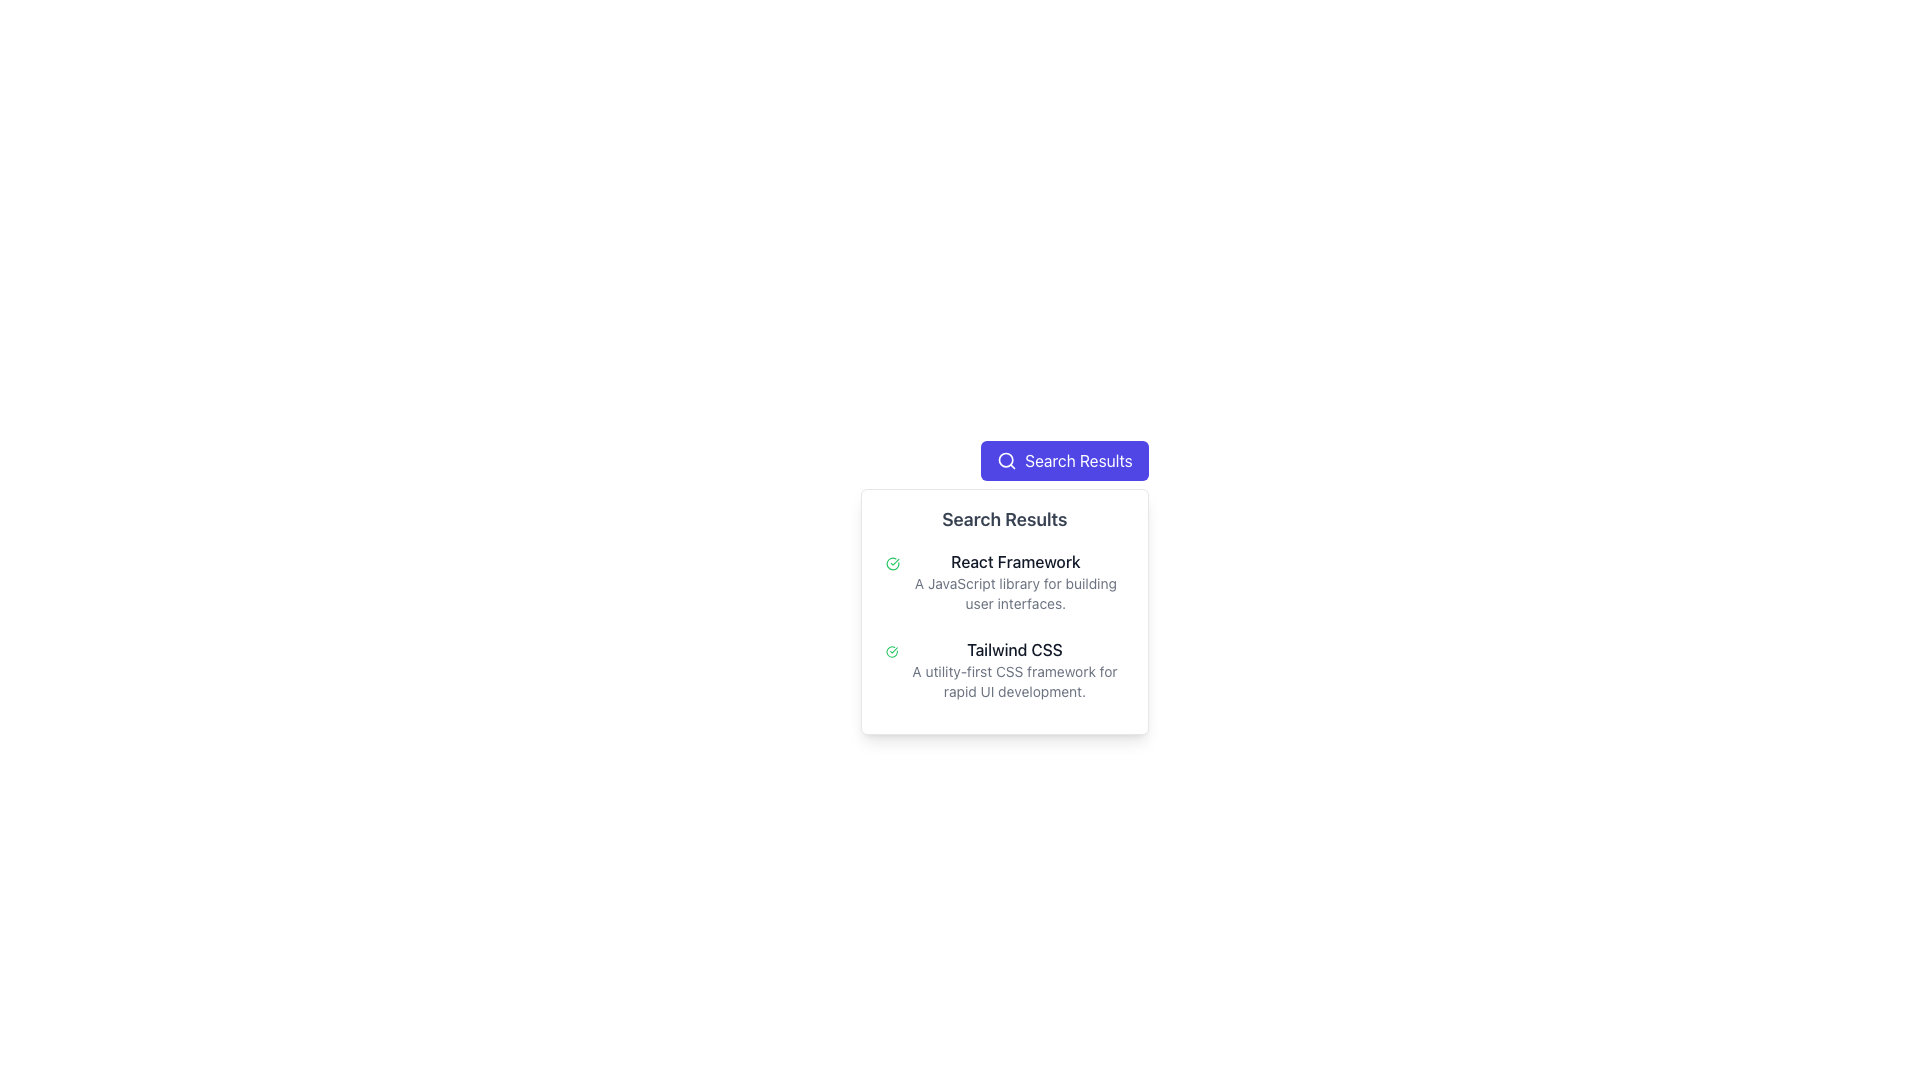  What do you see at coordinates (1015, 650) in the screenshot?
I see `the 'Tailwind CSS' text label, which is displayed in a dark, bold font style` at bounding box center [1015, 650].